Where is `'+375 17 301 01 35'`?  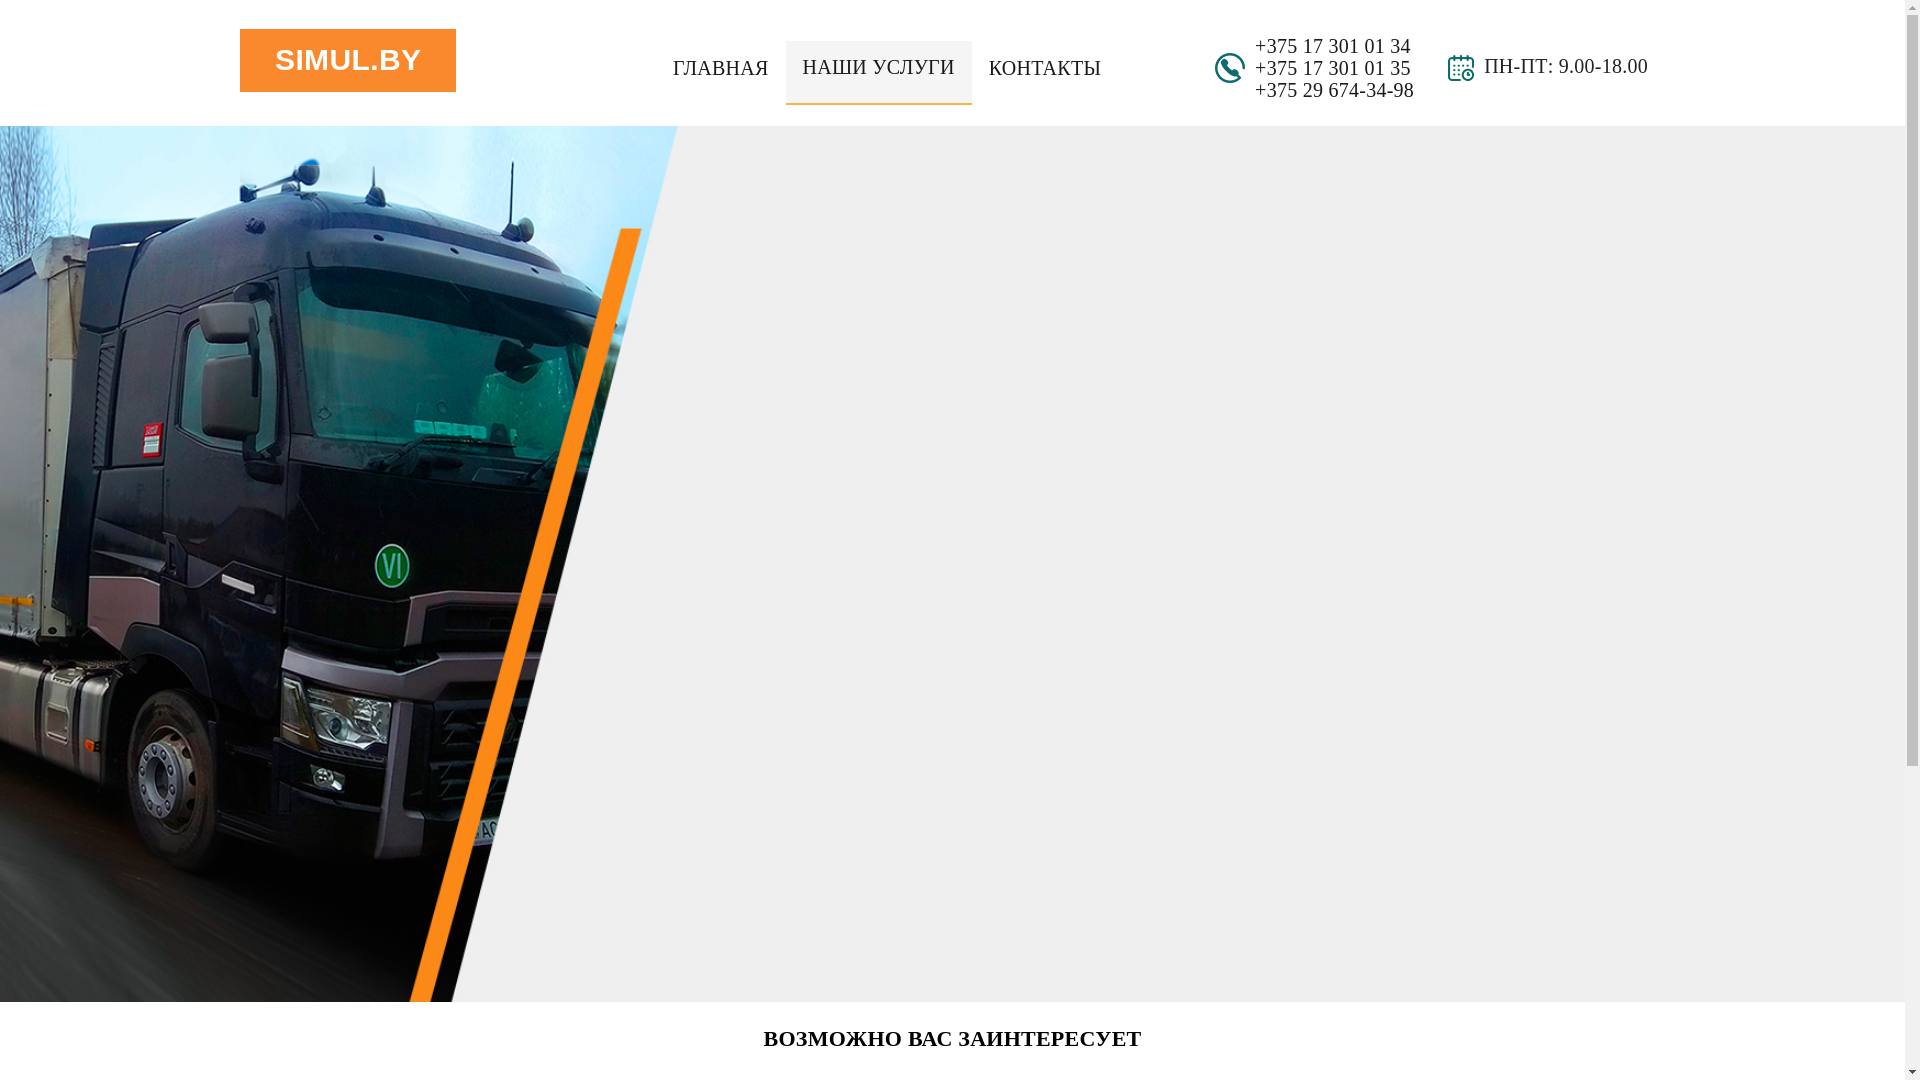
'+375 17 301 01 35' is located at coordinates (1333, 67).